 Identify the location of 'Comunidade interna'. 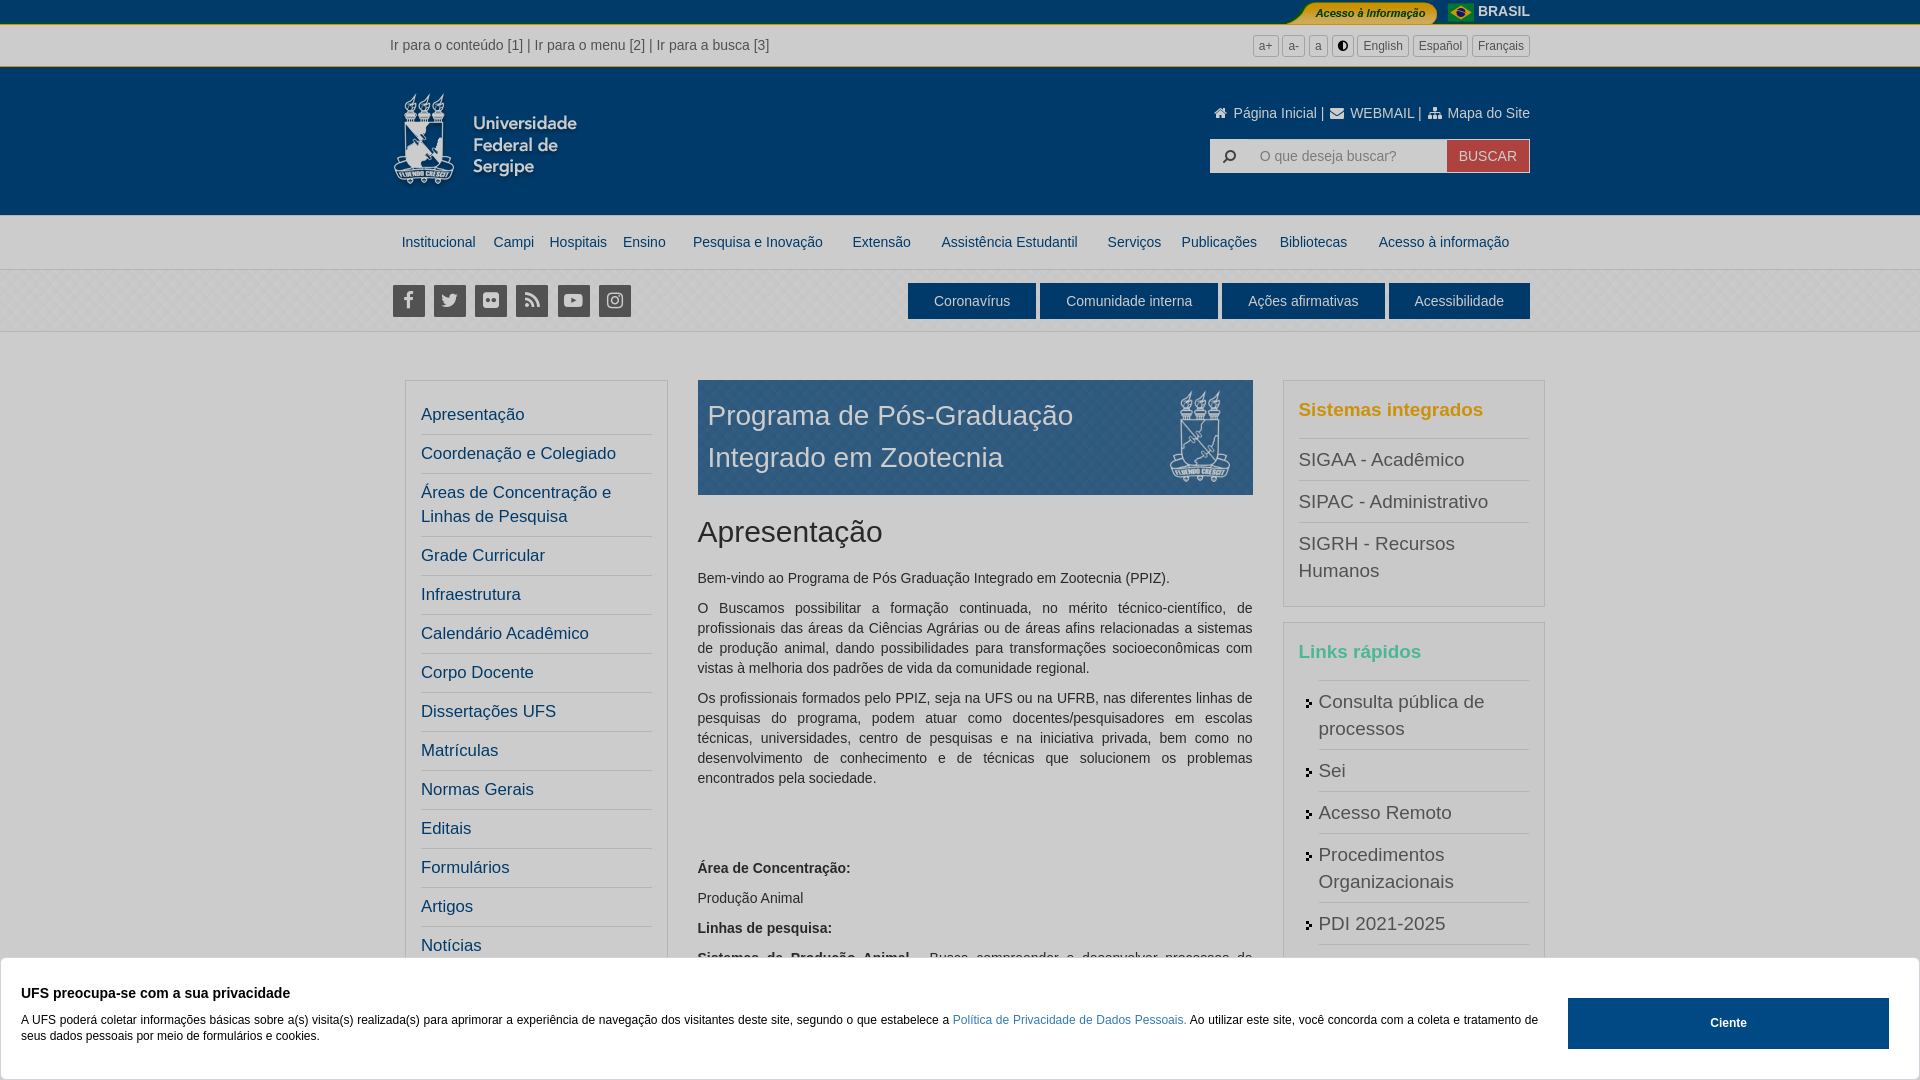
(1128, 300).